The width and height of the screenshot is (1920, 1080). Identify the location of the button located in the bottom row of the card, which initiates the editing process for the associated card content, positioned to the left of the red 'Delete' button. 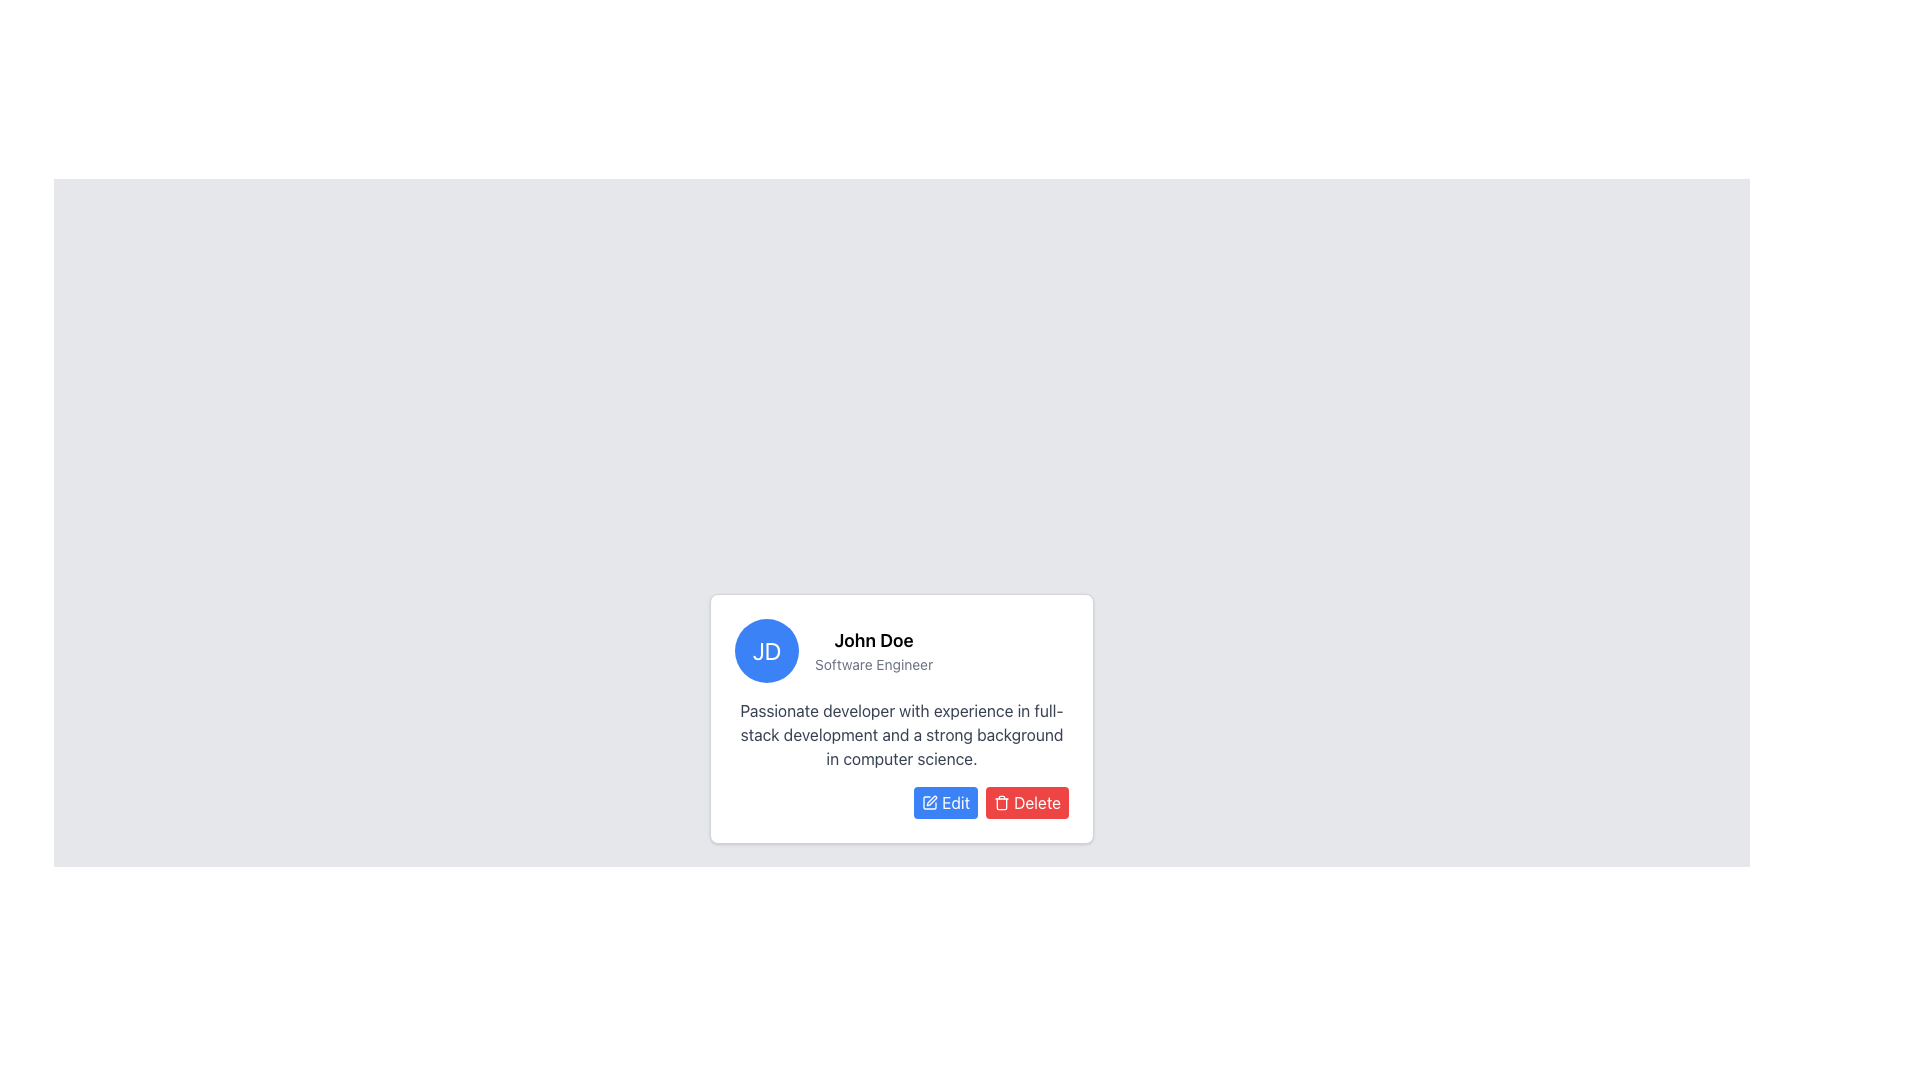
(945, 801).